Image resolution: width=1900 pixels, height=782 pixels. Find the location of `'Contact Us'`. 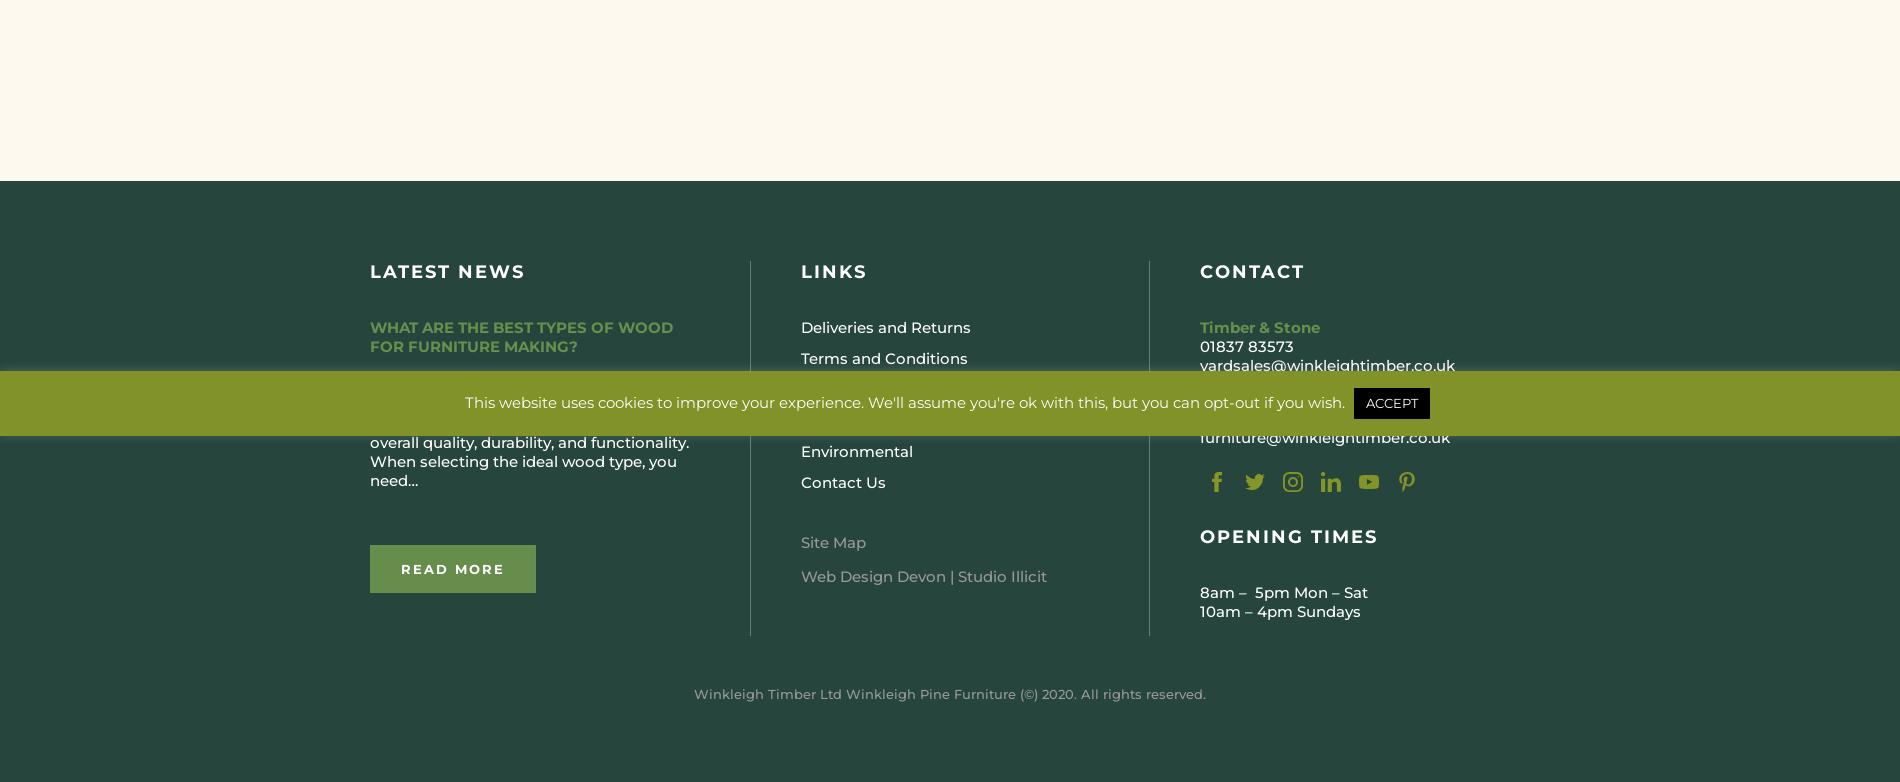

'Contact Us' is located at coordinates (800, 482).